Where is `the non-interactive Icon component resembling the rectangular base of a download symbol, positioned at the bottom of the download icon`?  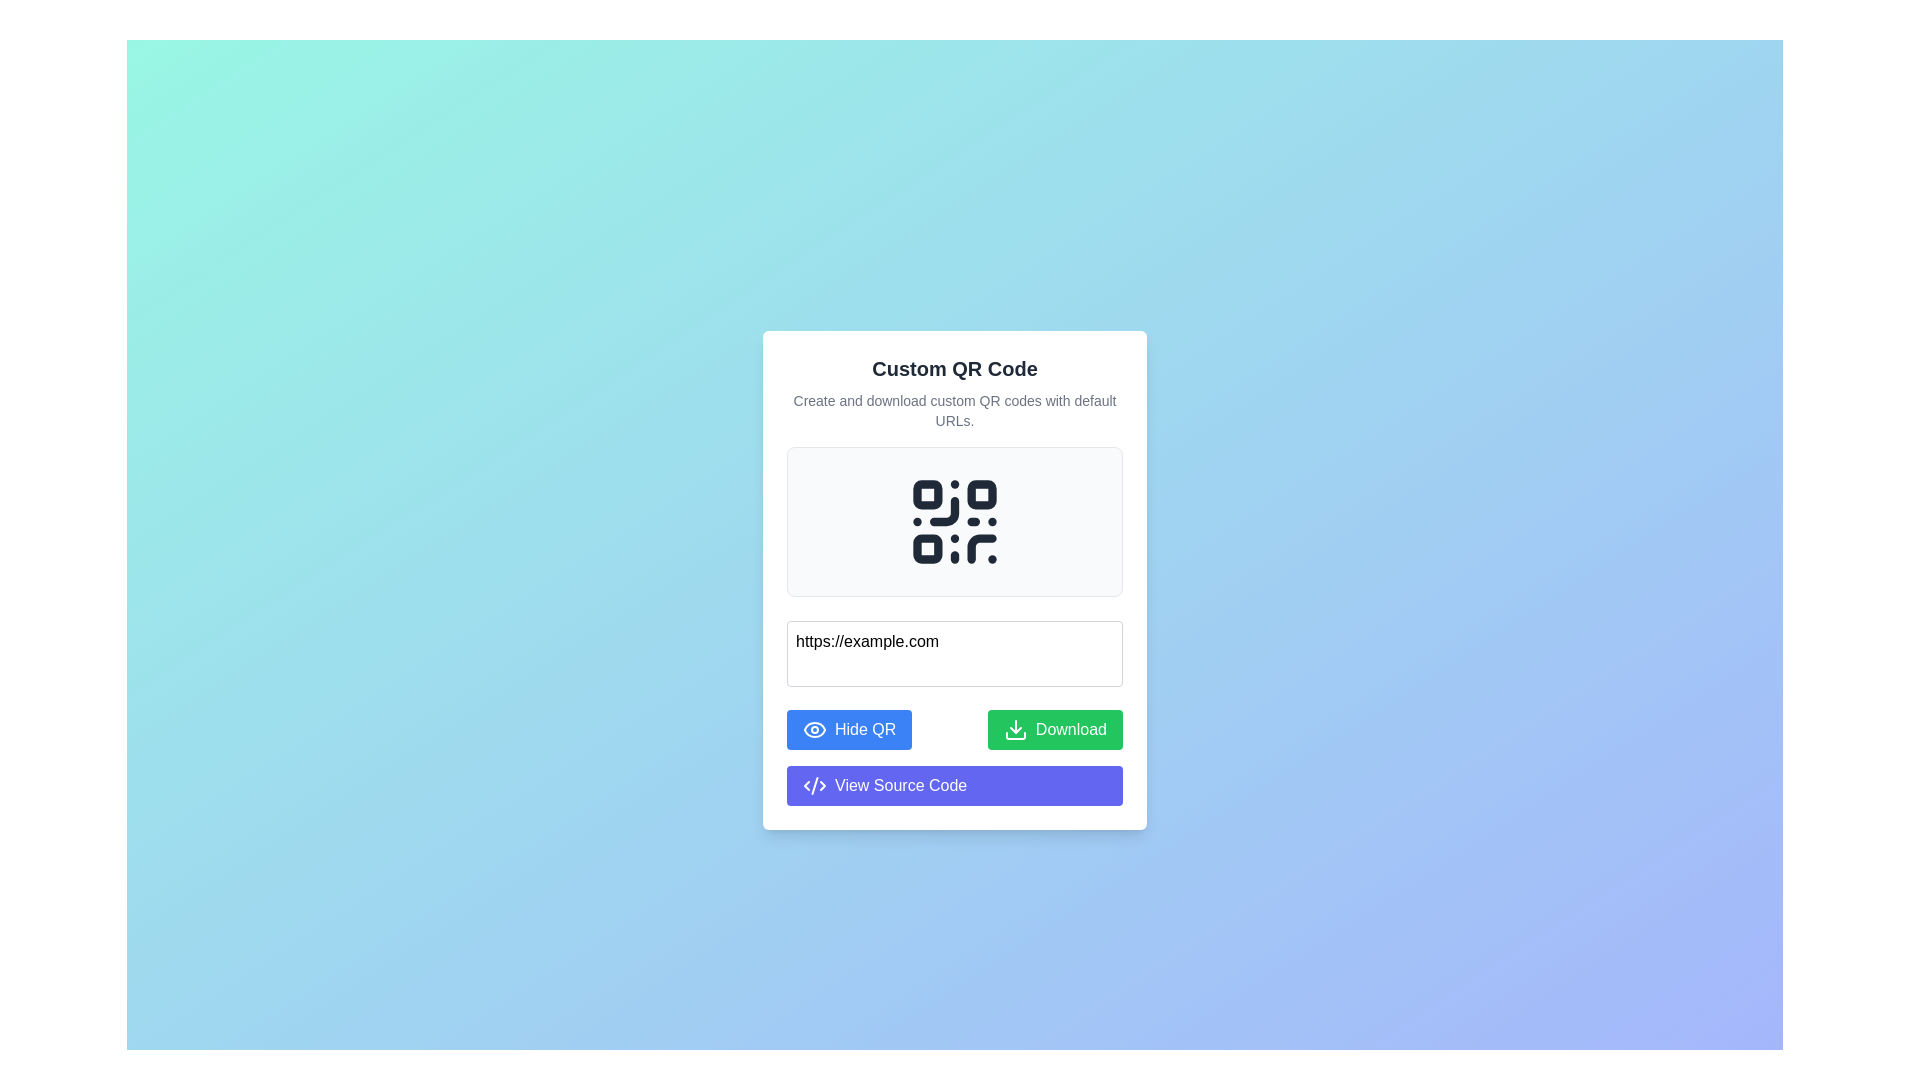
the non-interactive Icon component resembling the rectangular base of a download symbol, positioned at the bottom of the download icon is located at coordinates (1015, 735).